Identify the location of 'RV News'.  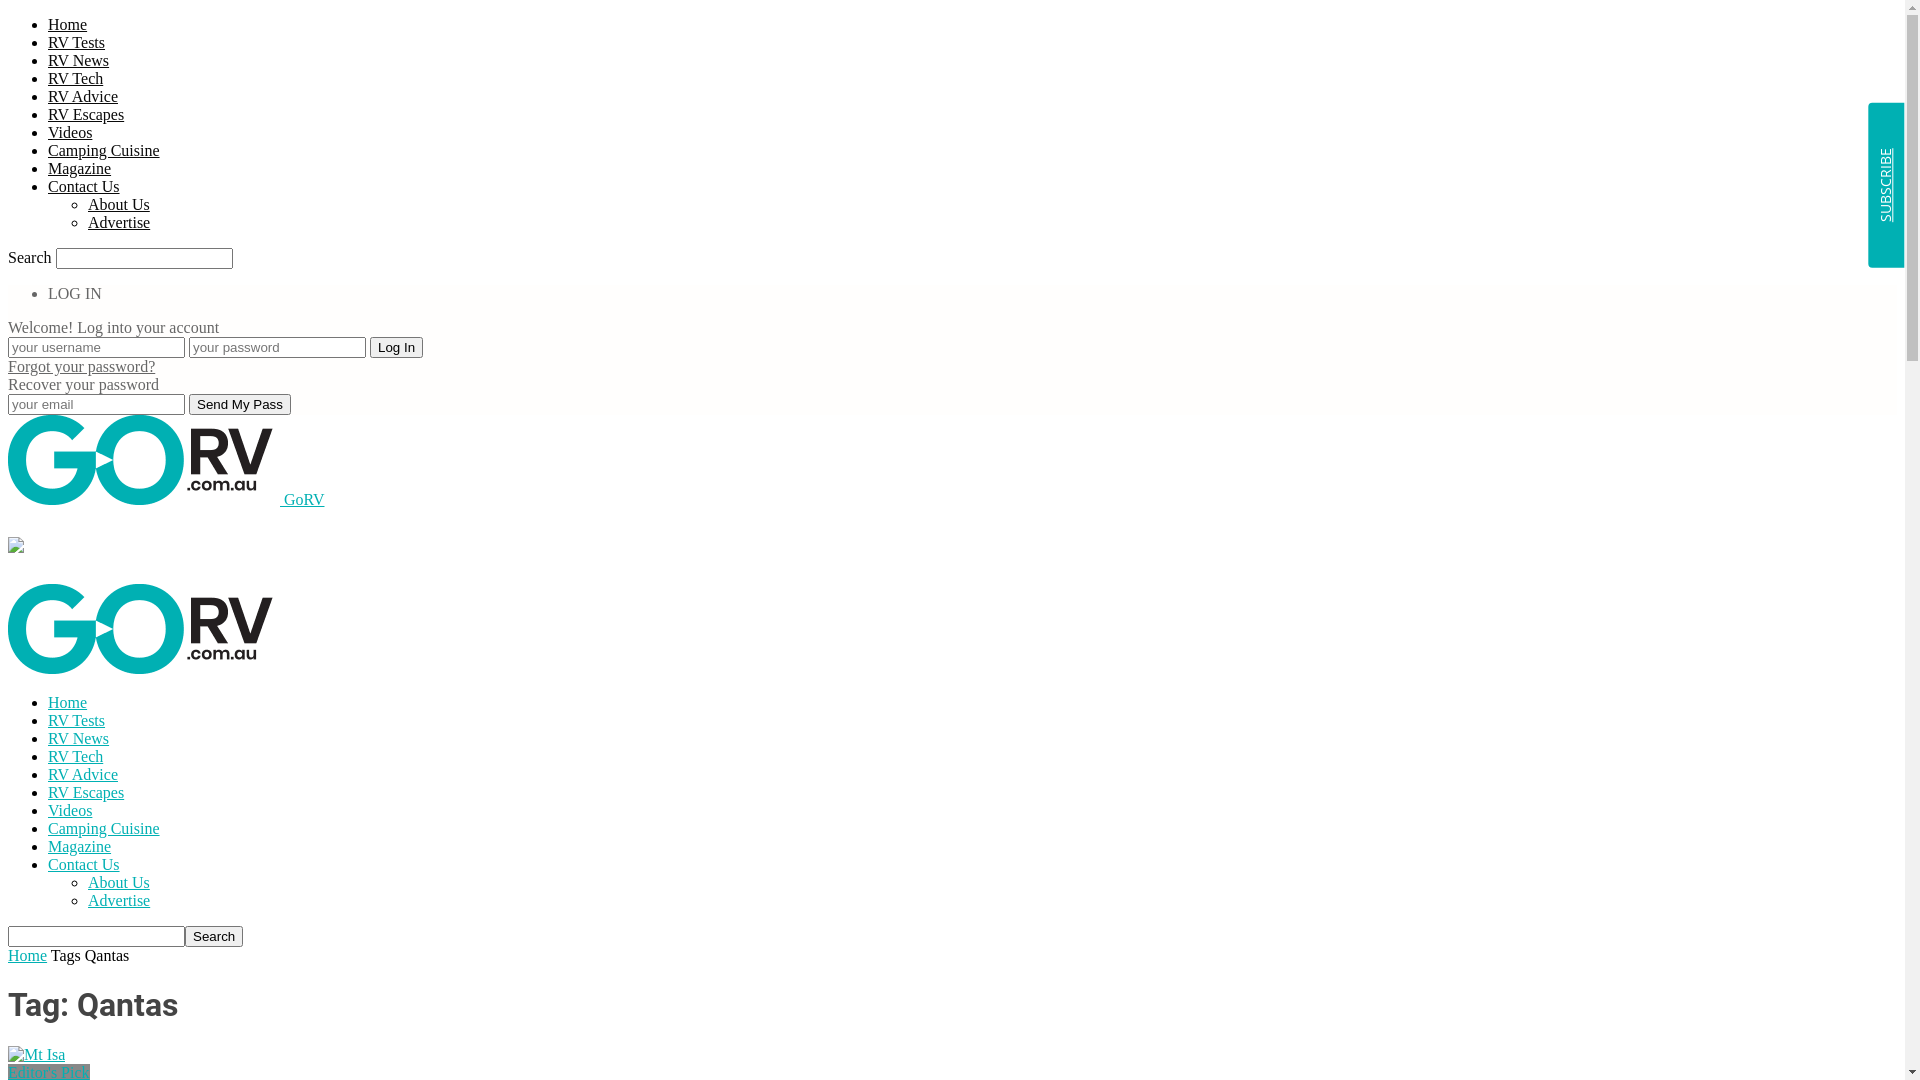
(78, 738).